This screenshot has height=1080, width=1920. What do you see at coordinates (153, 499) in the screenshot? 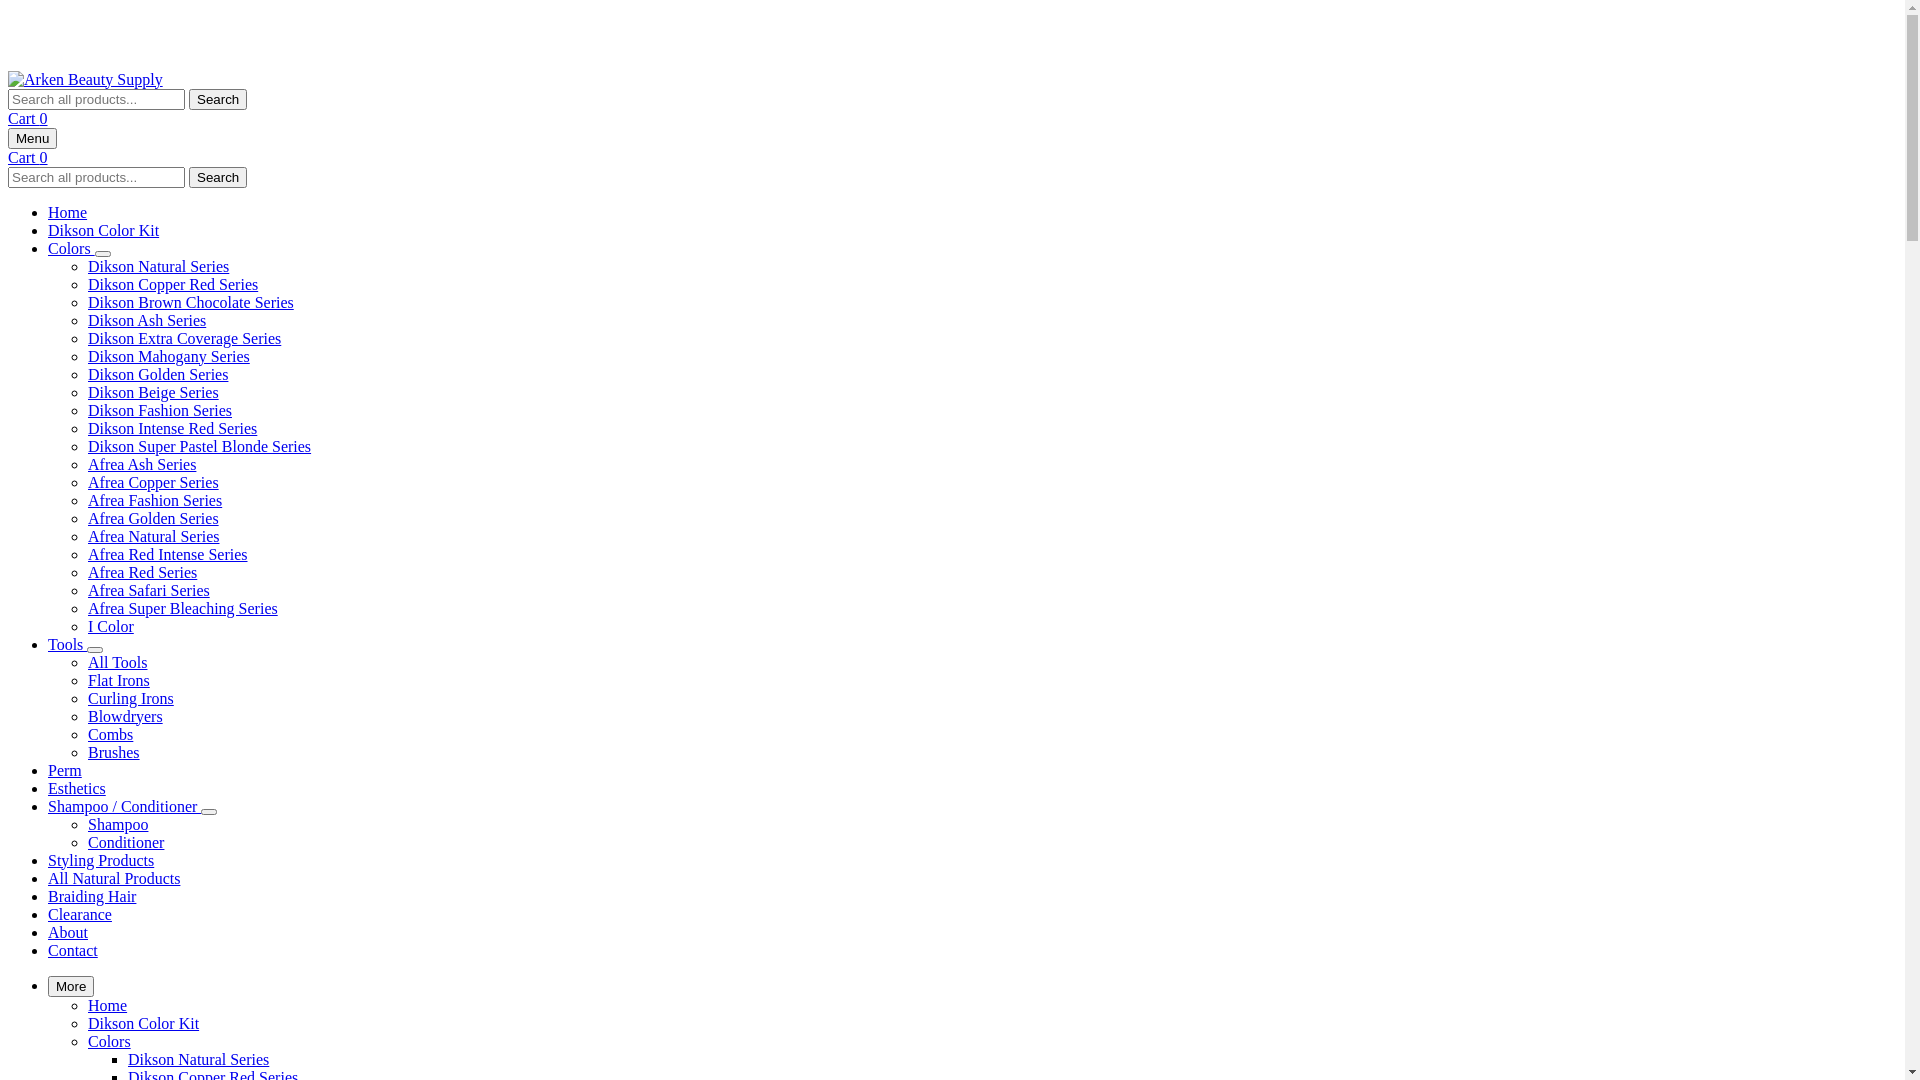
I see `'Afrea Fashion Series'` at bounding box center [153, 499].